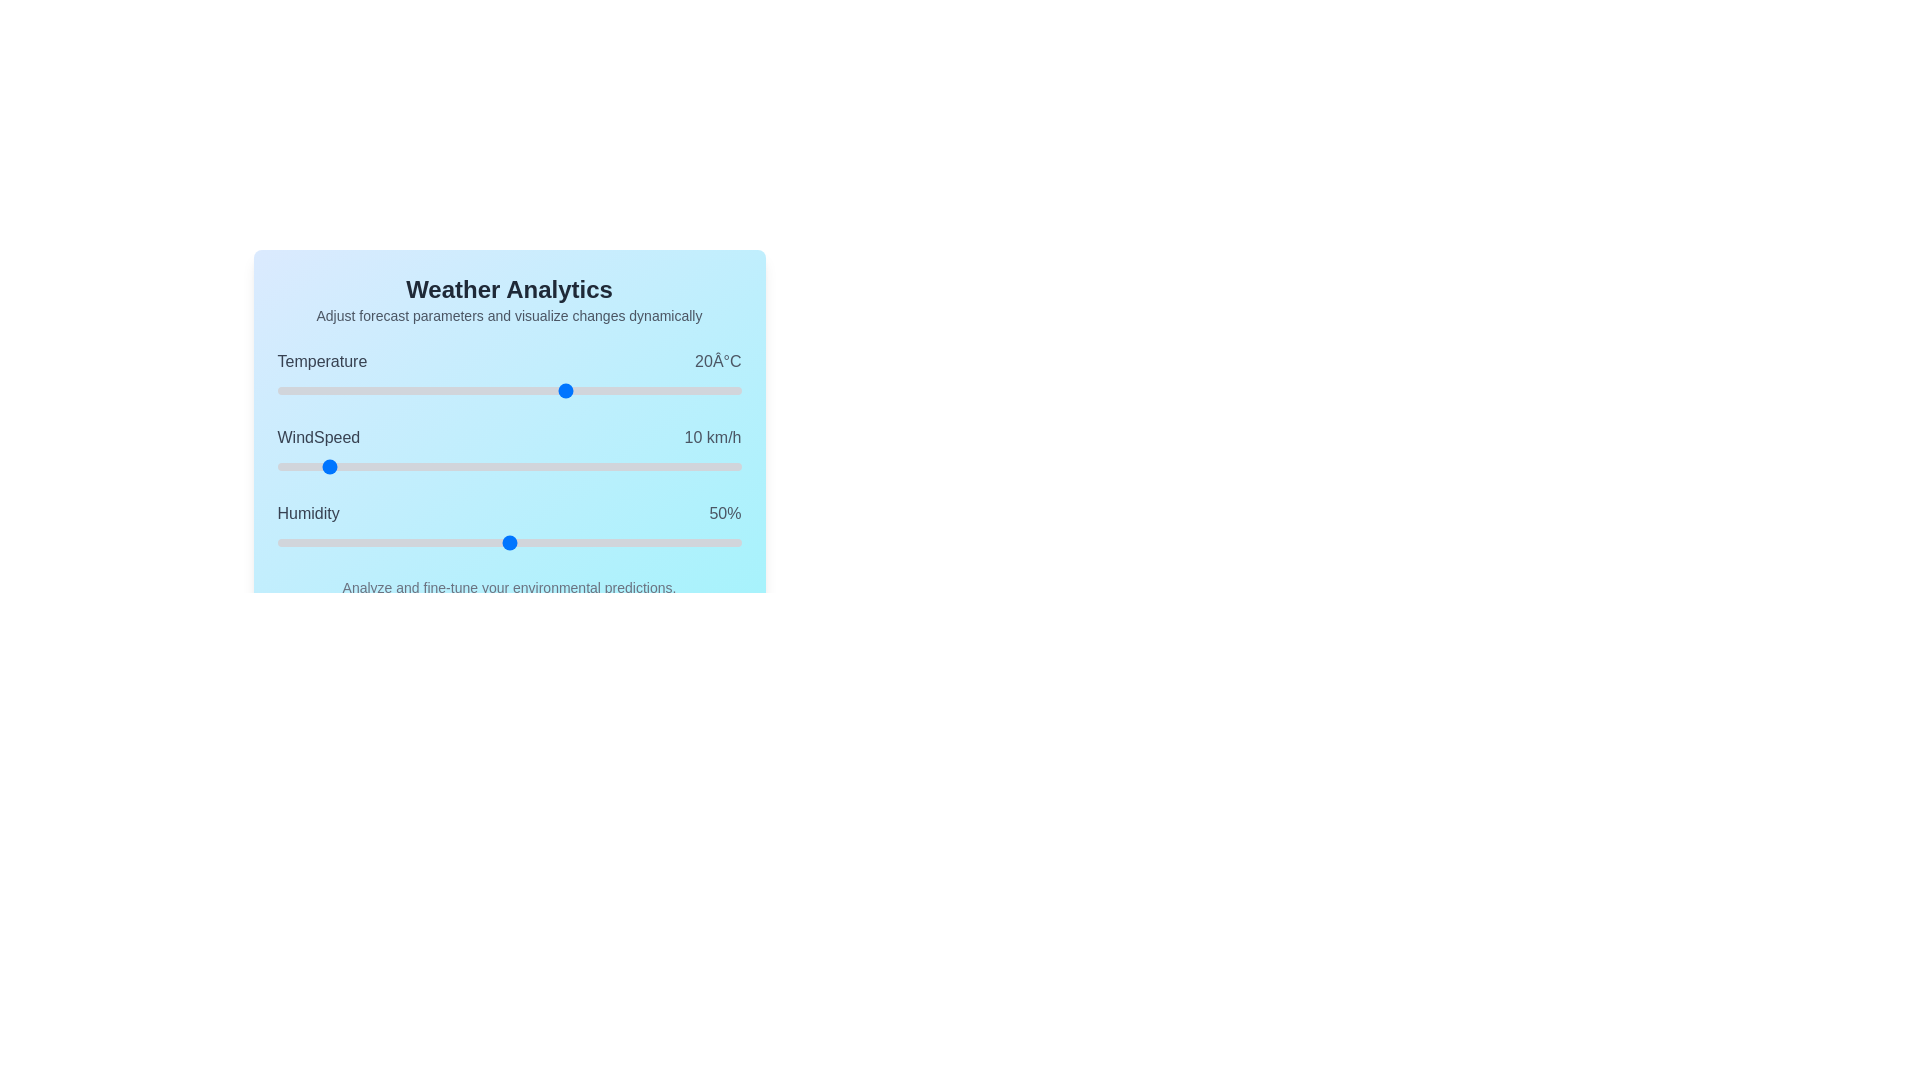  I want to click on the Humidity slider to set its value to 14, so click(342, 543).